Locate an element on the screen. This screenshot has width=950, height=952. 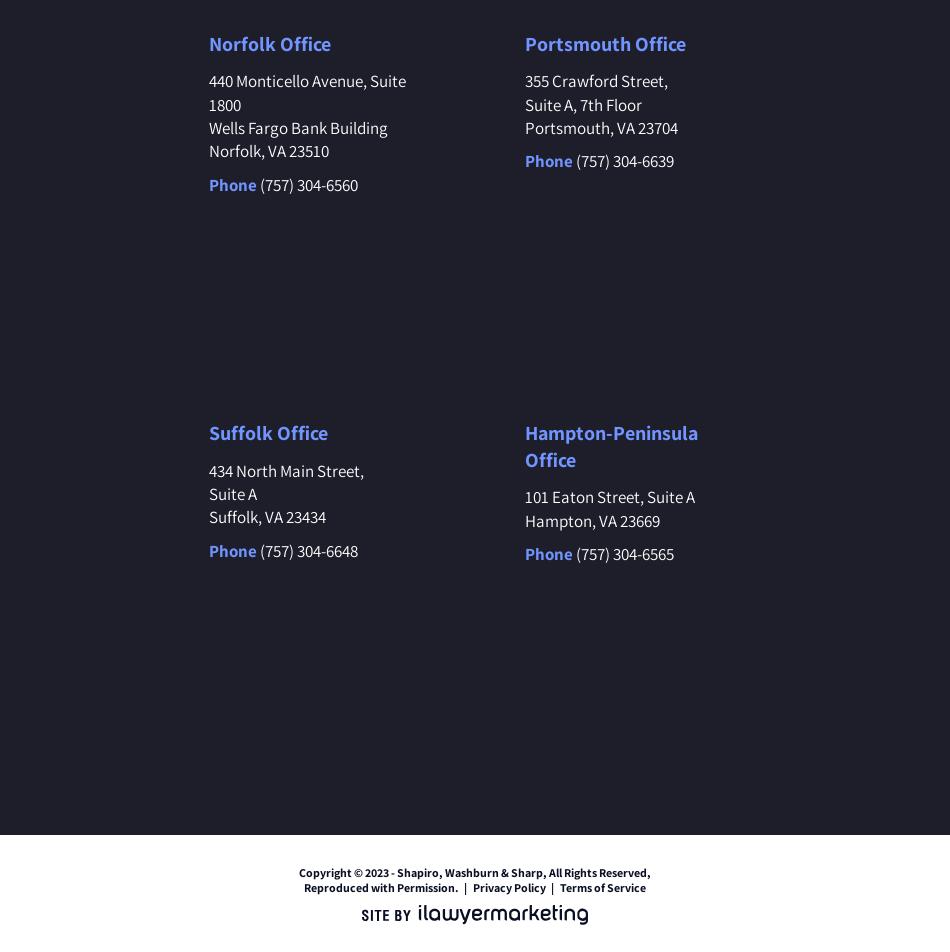
'(757) 304-6648' is located at coordinates (306, 549).